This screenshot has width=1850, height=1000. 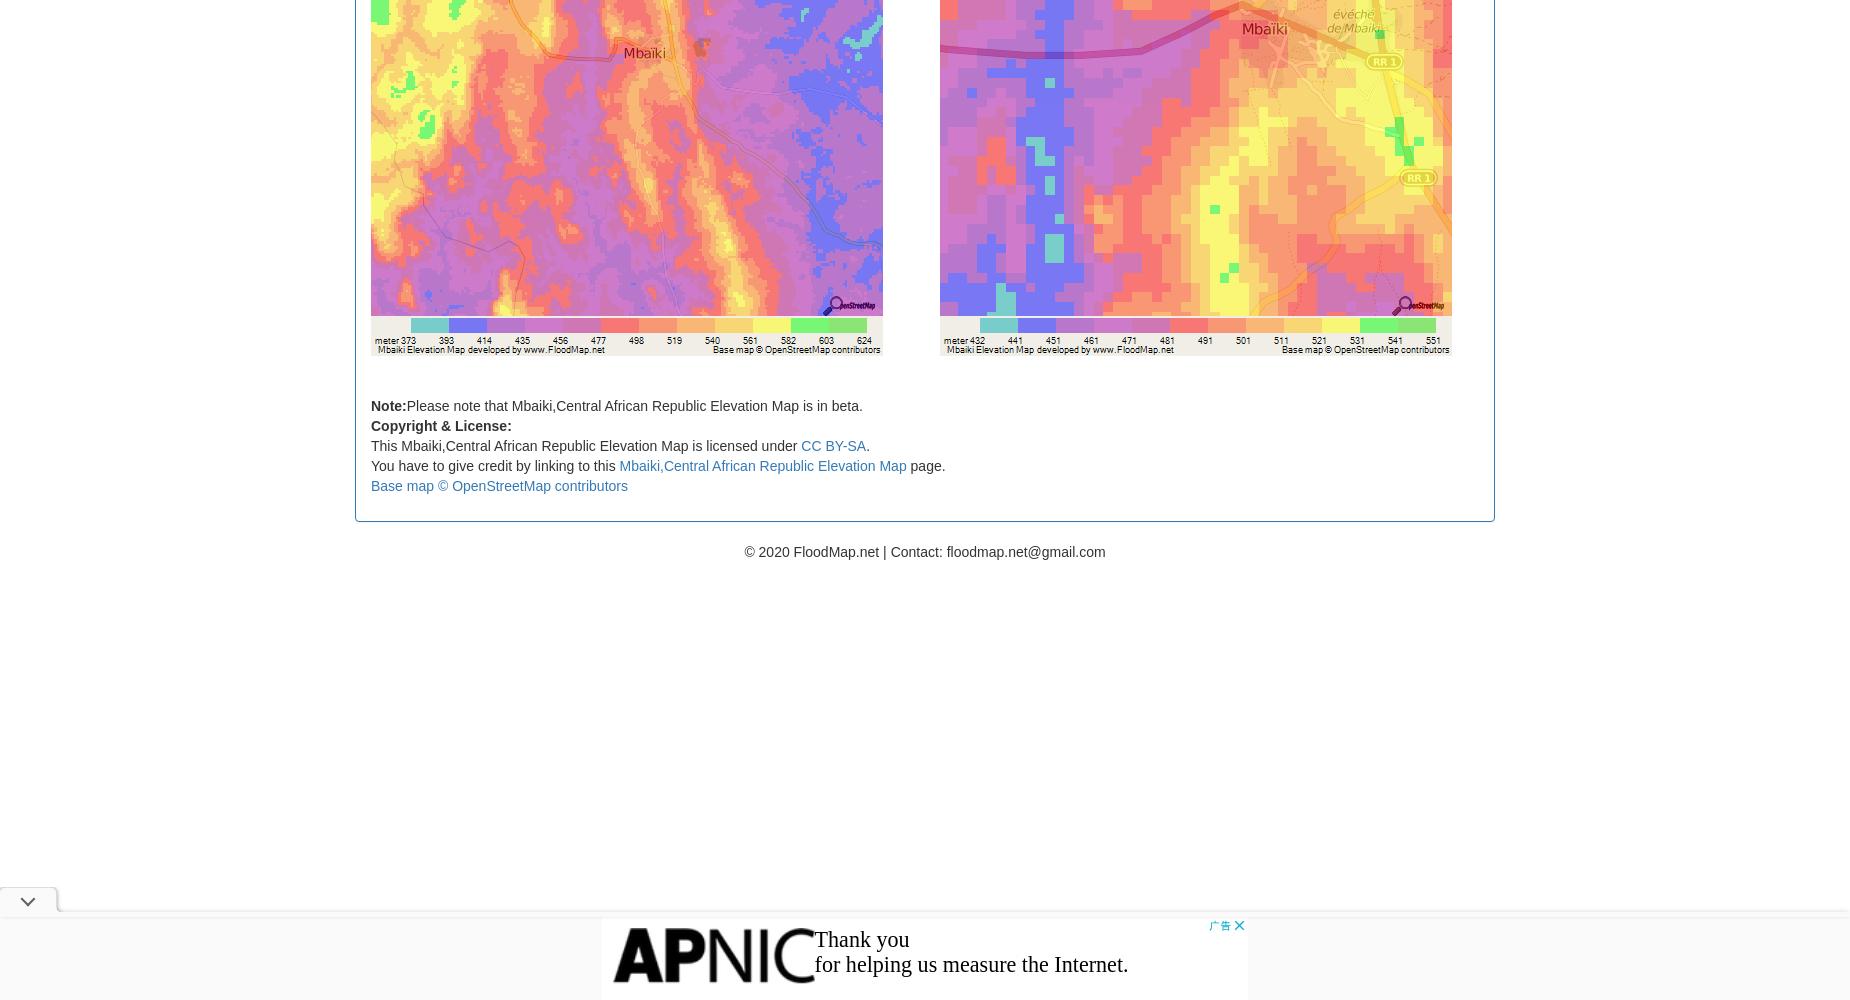 I want to click on 'Mbaiki,Central African Republic Elevation Map', so click(x=762, y=464).